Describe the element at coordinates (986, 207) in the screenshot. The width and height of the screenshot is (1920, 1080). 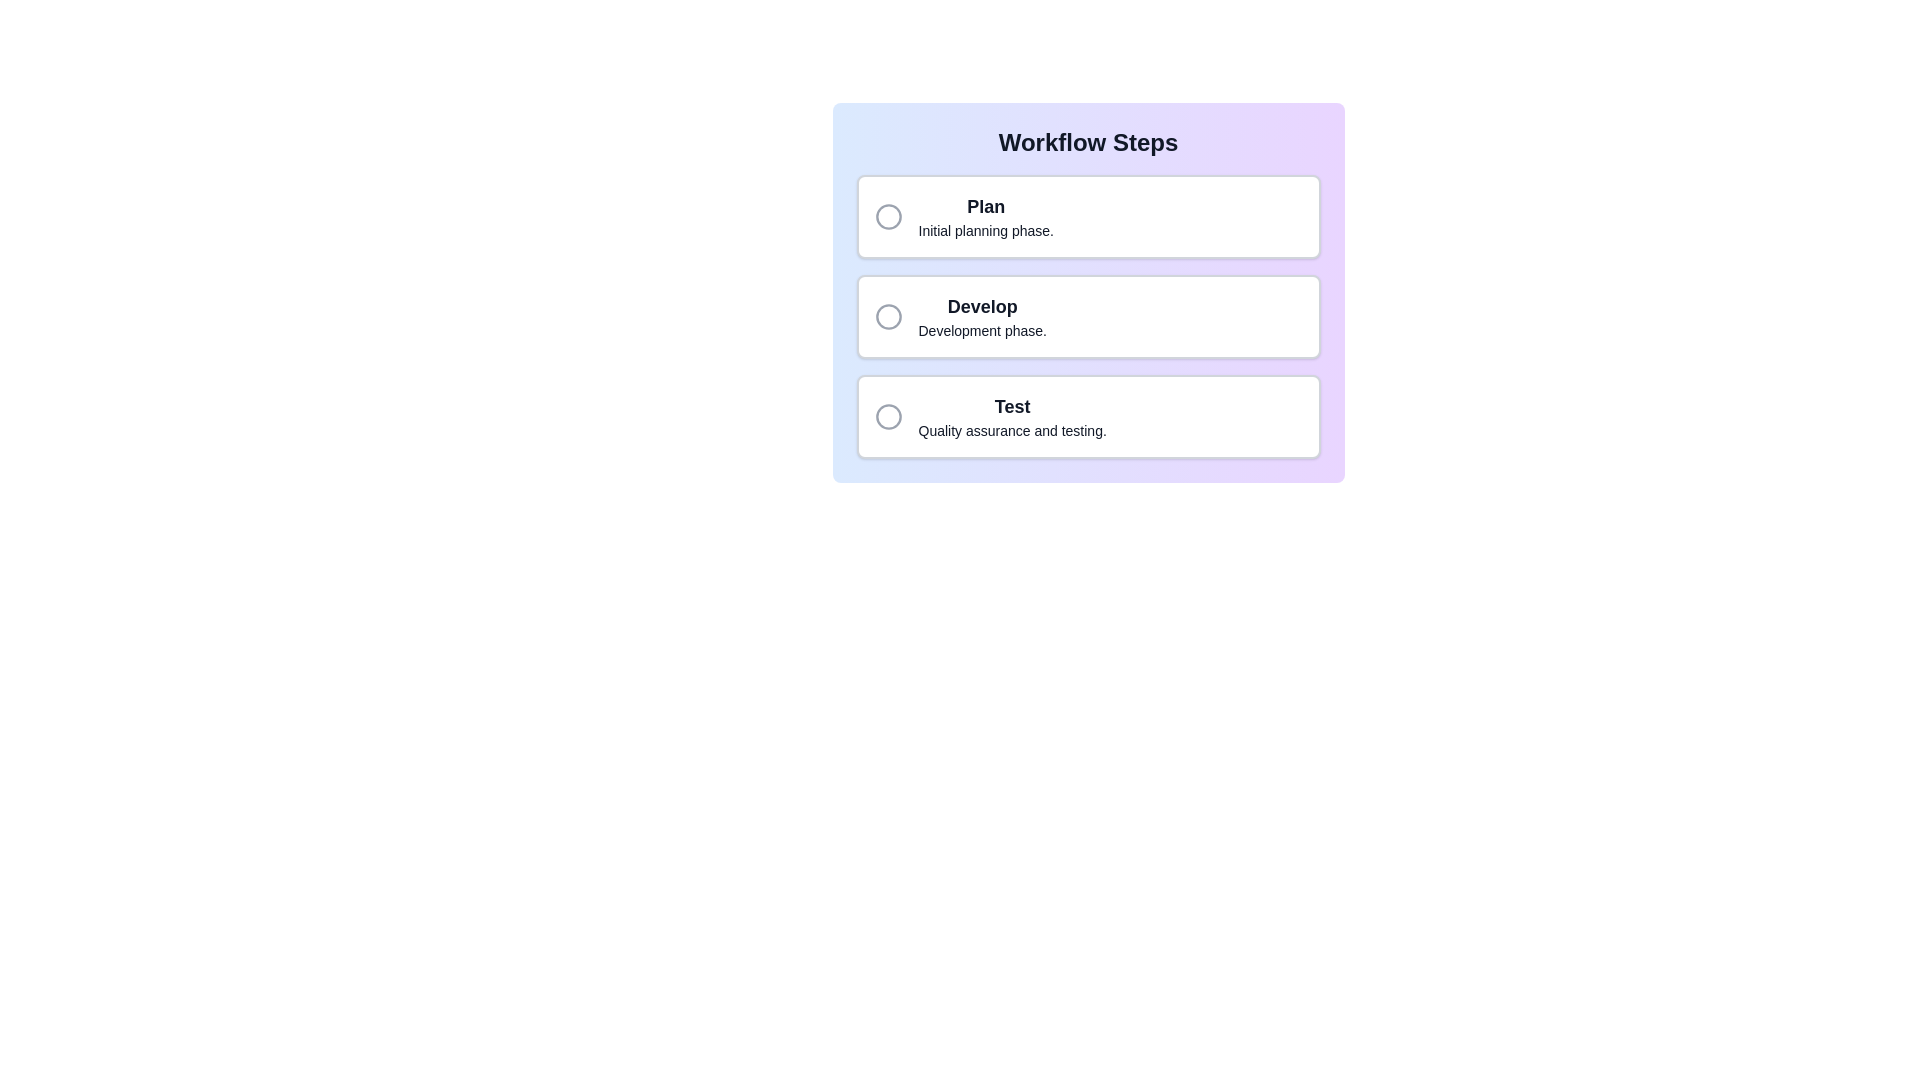
I see `text label displaying 'Plan' which is prominently positioned above 'Initial planning phase' in the first section of the workflow steps list` at that location.